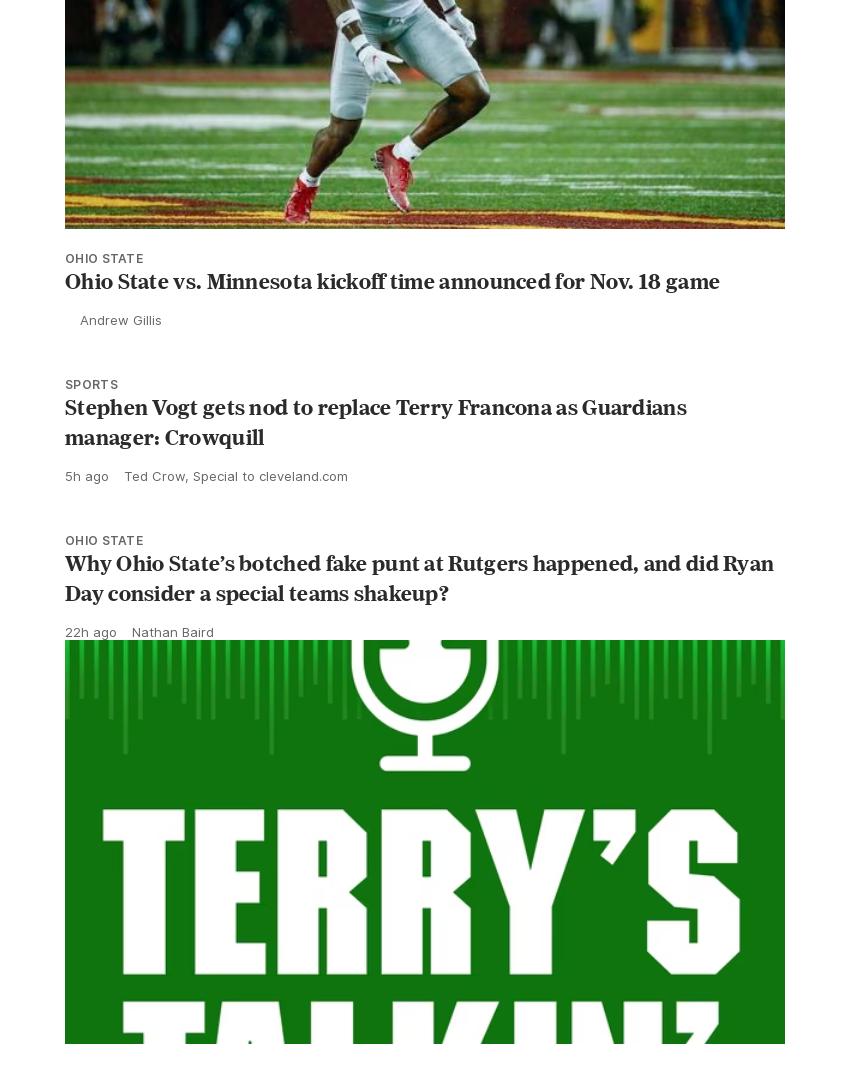  What do you see at coordinates (375, 464) in the screenshot?
I see `'Stephen Vogt gets nod to replace Terry Francona as Guardians manager: Crowquill'` at bounding box center [375, 464].